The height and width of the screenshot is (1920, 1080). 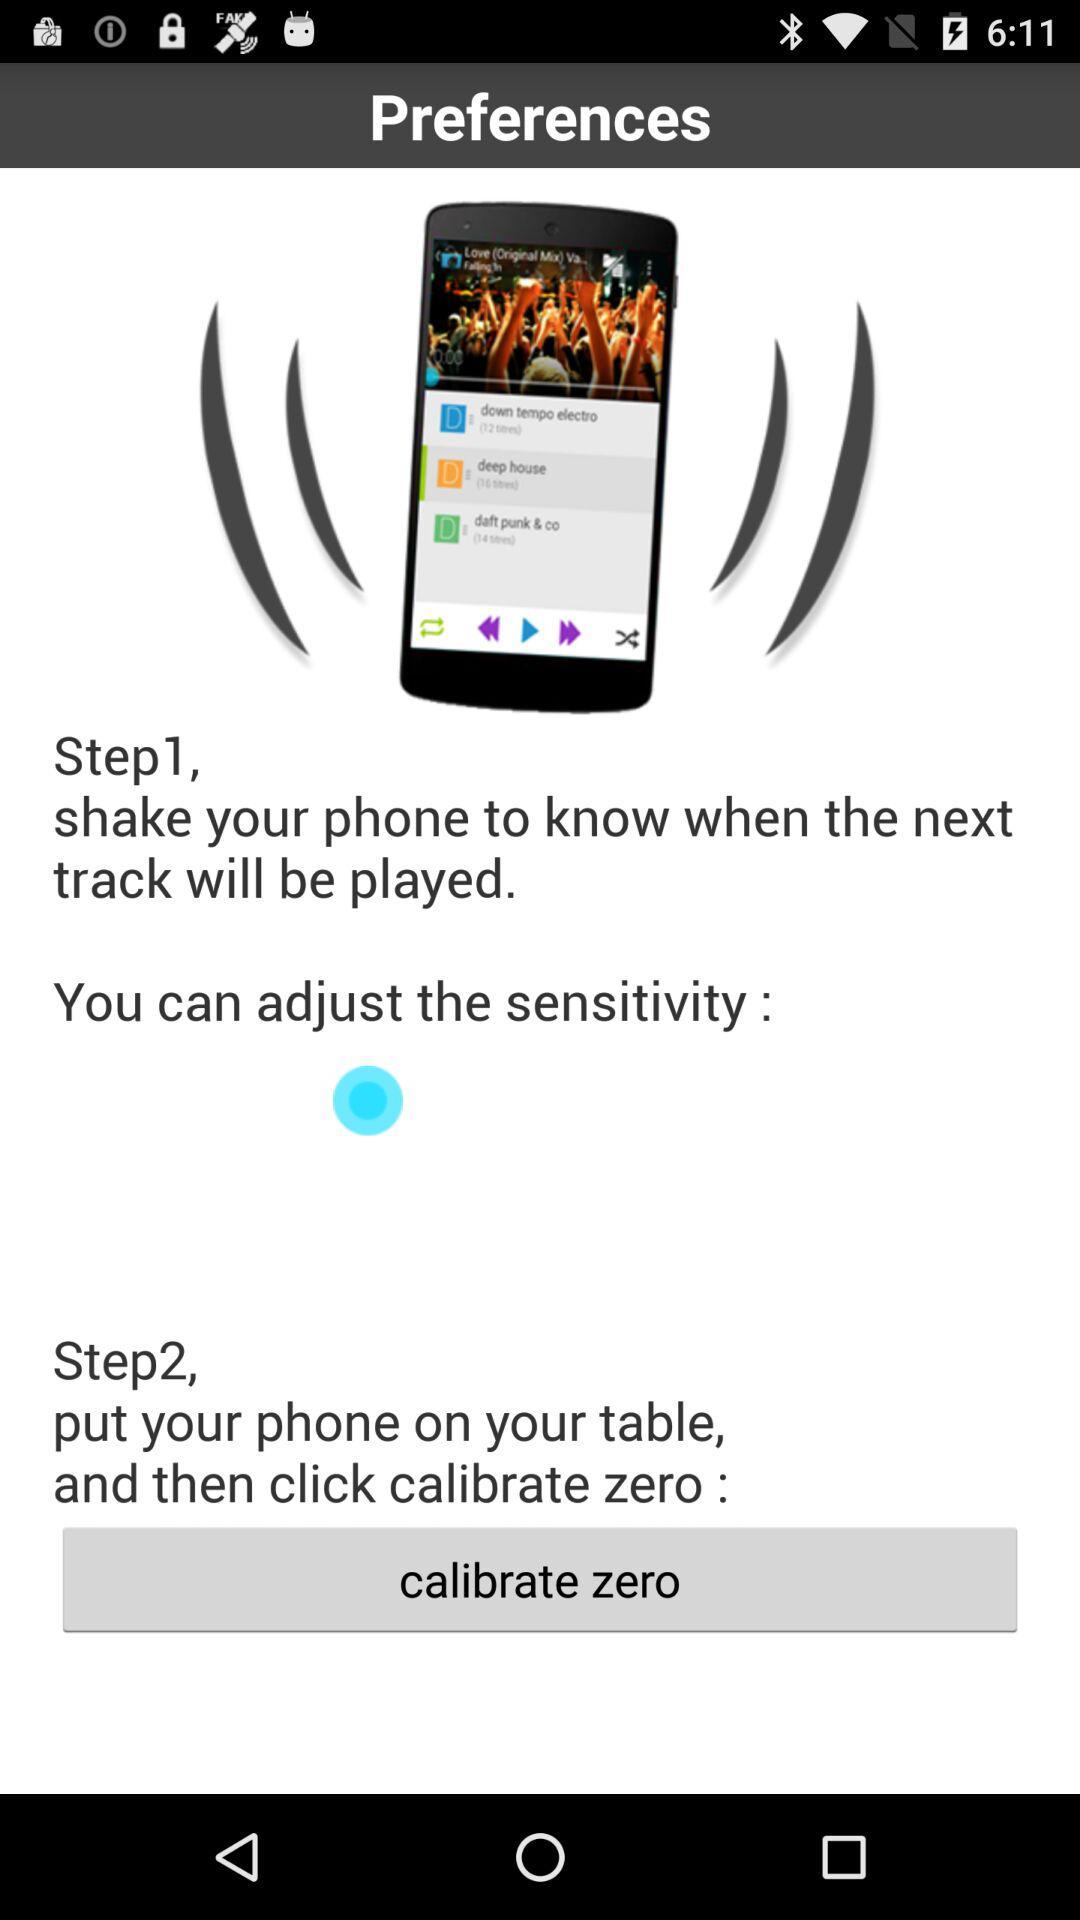 What do you see at coordinates (540, 1099) in the screenshot?
I see `the item below step1 shake your` at bounding box center [540, 1099].